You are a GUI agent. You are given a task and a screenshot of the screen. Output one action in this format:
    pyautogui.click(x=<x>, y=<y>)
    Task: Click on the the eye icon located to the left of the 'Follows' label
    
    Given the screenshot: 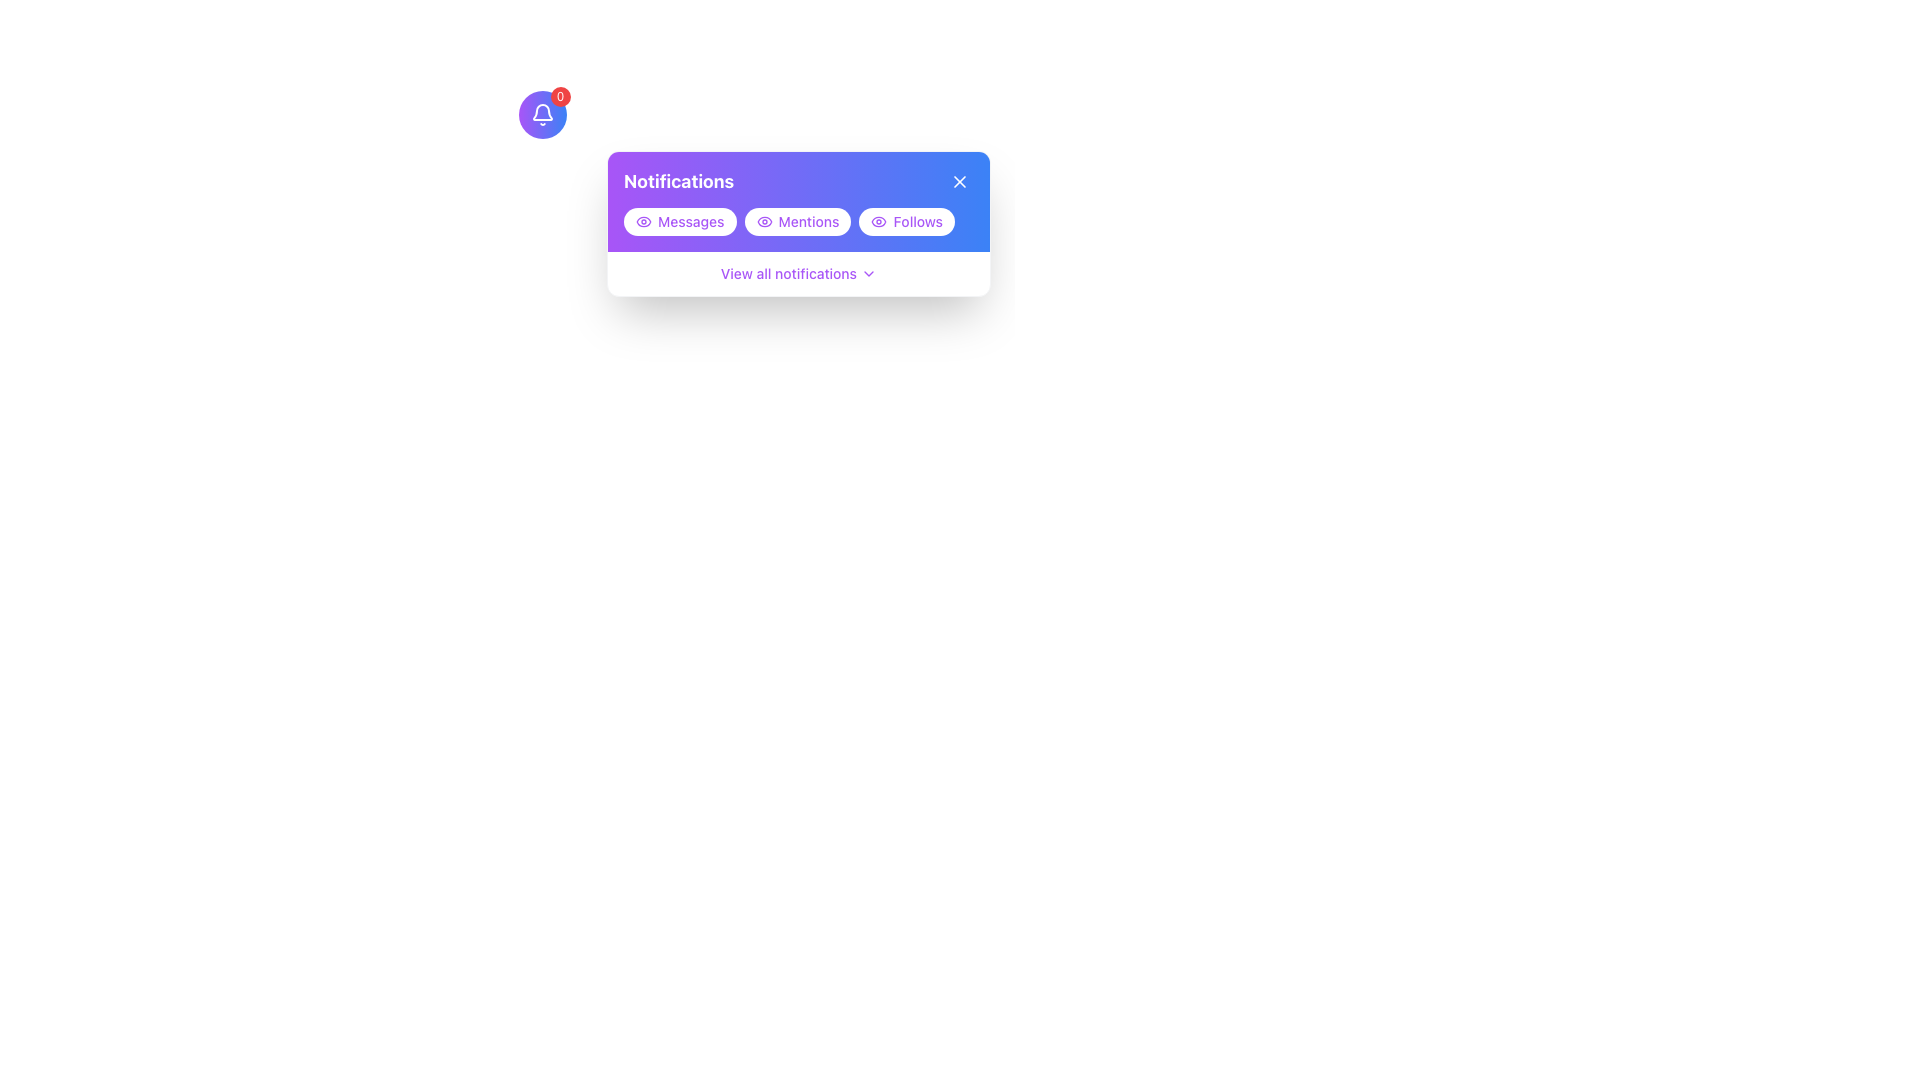 What is the action you would take?
    pyautogui.click(x=879, y=222)
    